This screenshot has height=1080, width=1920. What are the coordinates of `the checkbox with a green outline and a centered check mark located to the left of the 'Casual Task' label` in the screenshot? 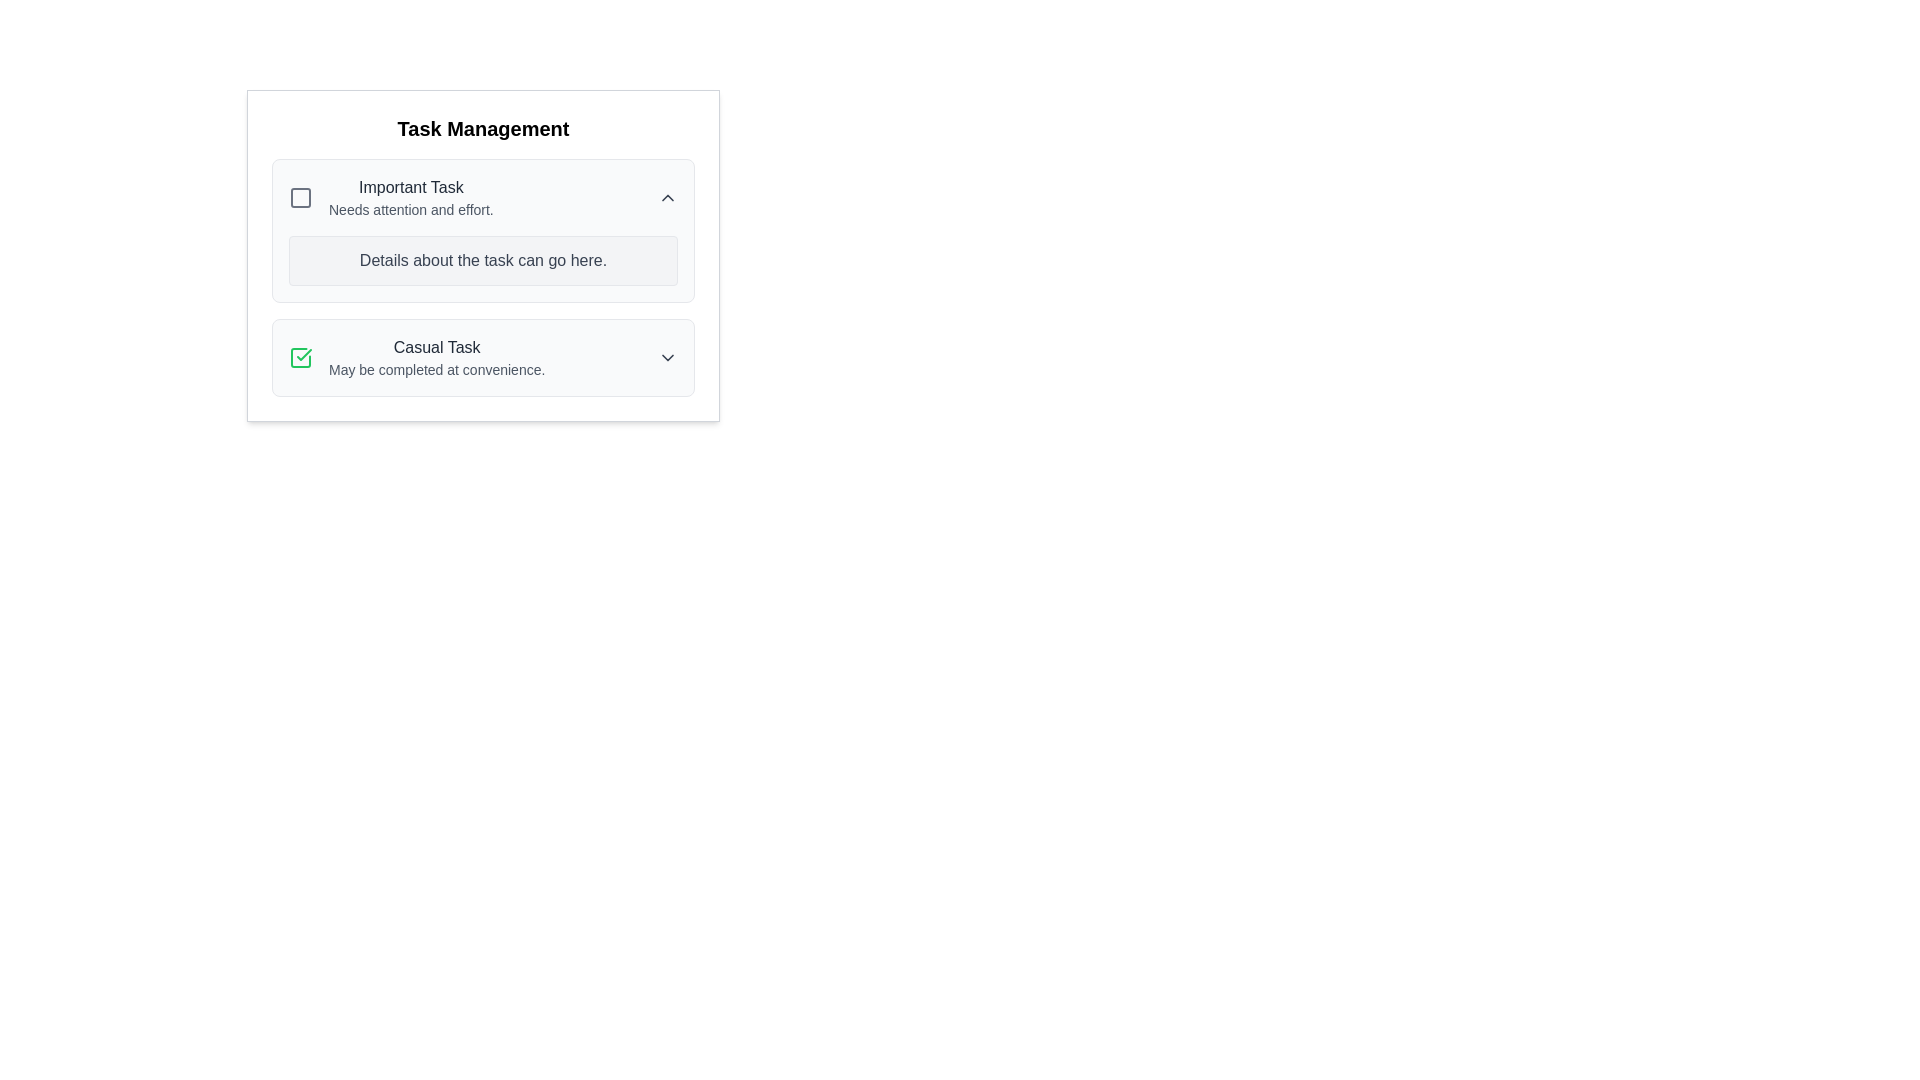 It's located at (300, 357).